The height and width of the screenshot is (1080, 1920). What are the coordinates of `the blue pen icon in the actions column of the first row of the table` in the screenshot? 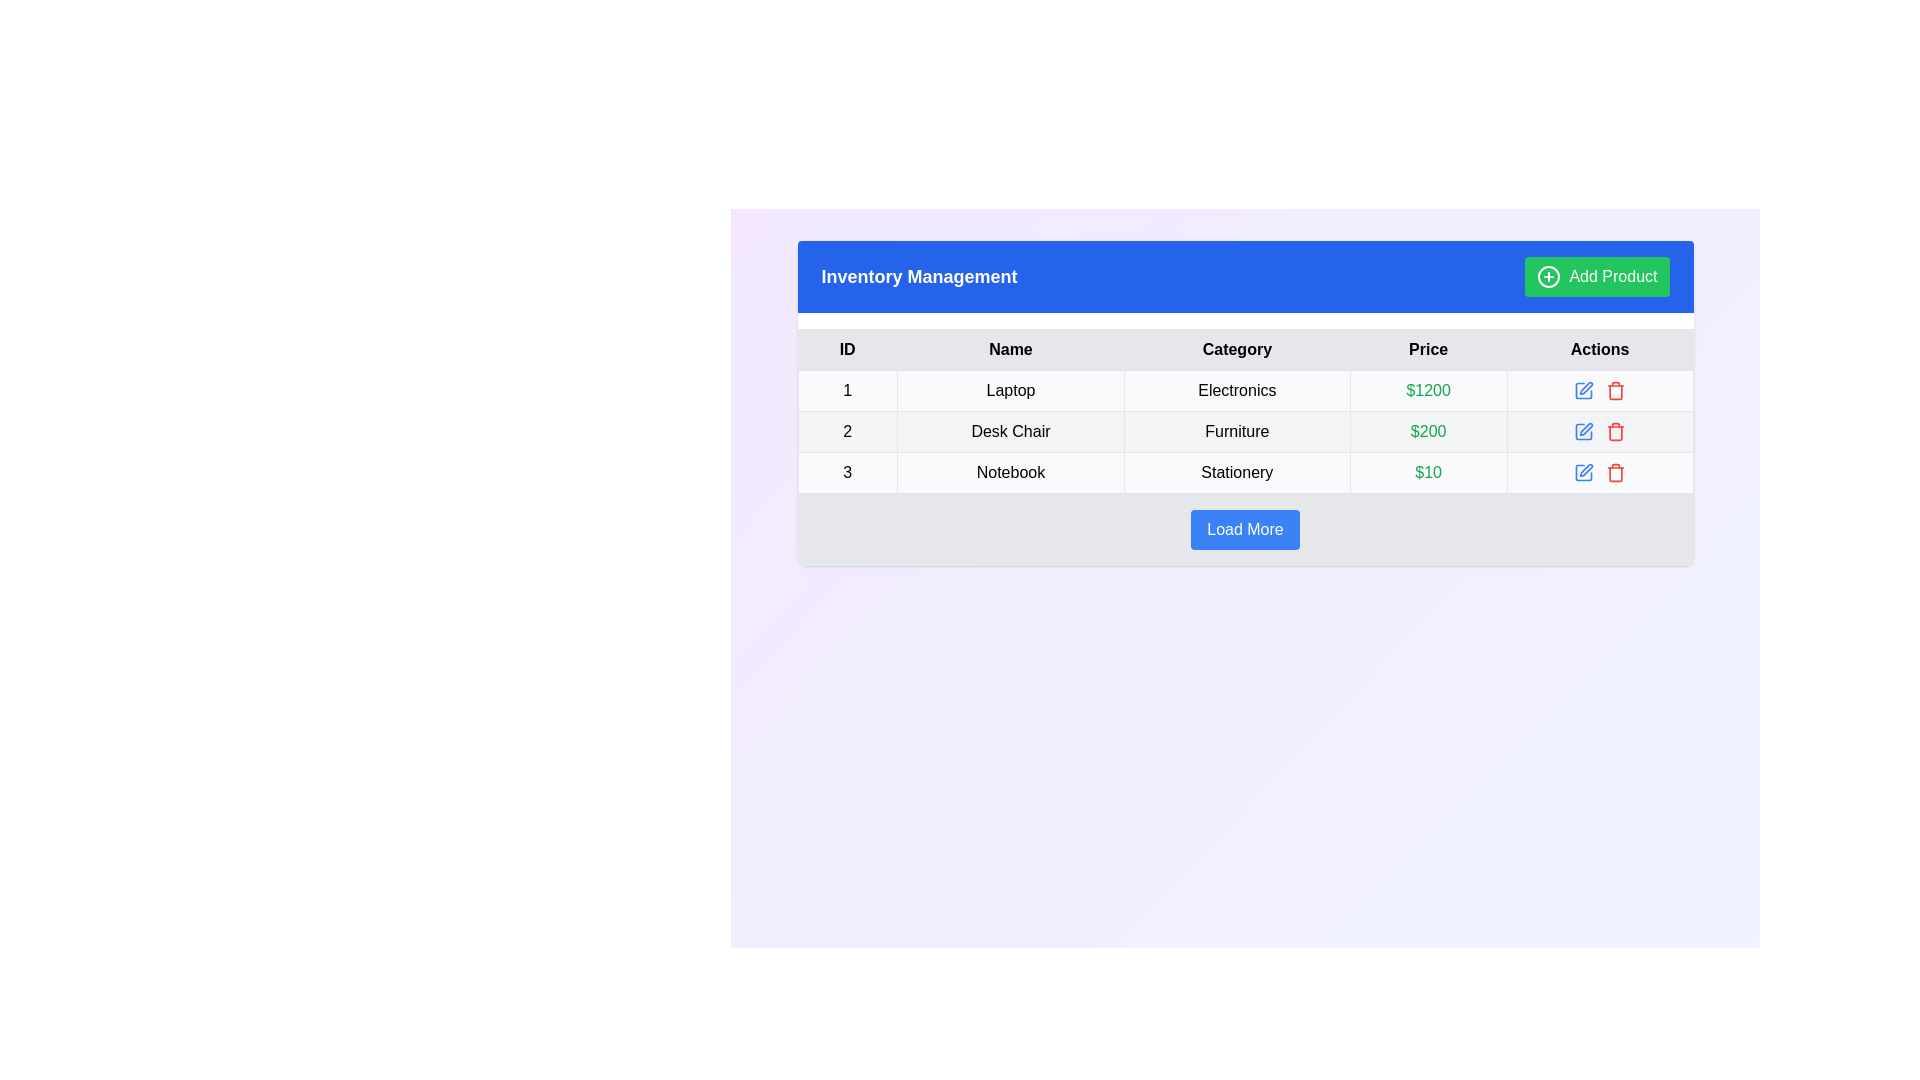 It's located at (1583, 390).